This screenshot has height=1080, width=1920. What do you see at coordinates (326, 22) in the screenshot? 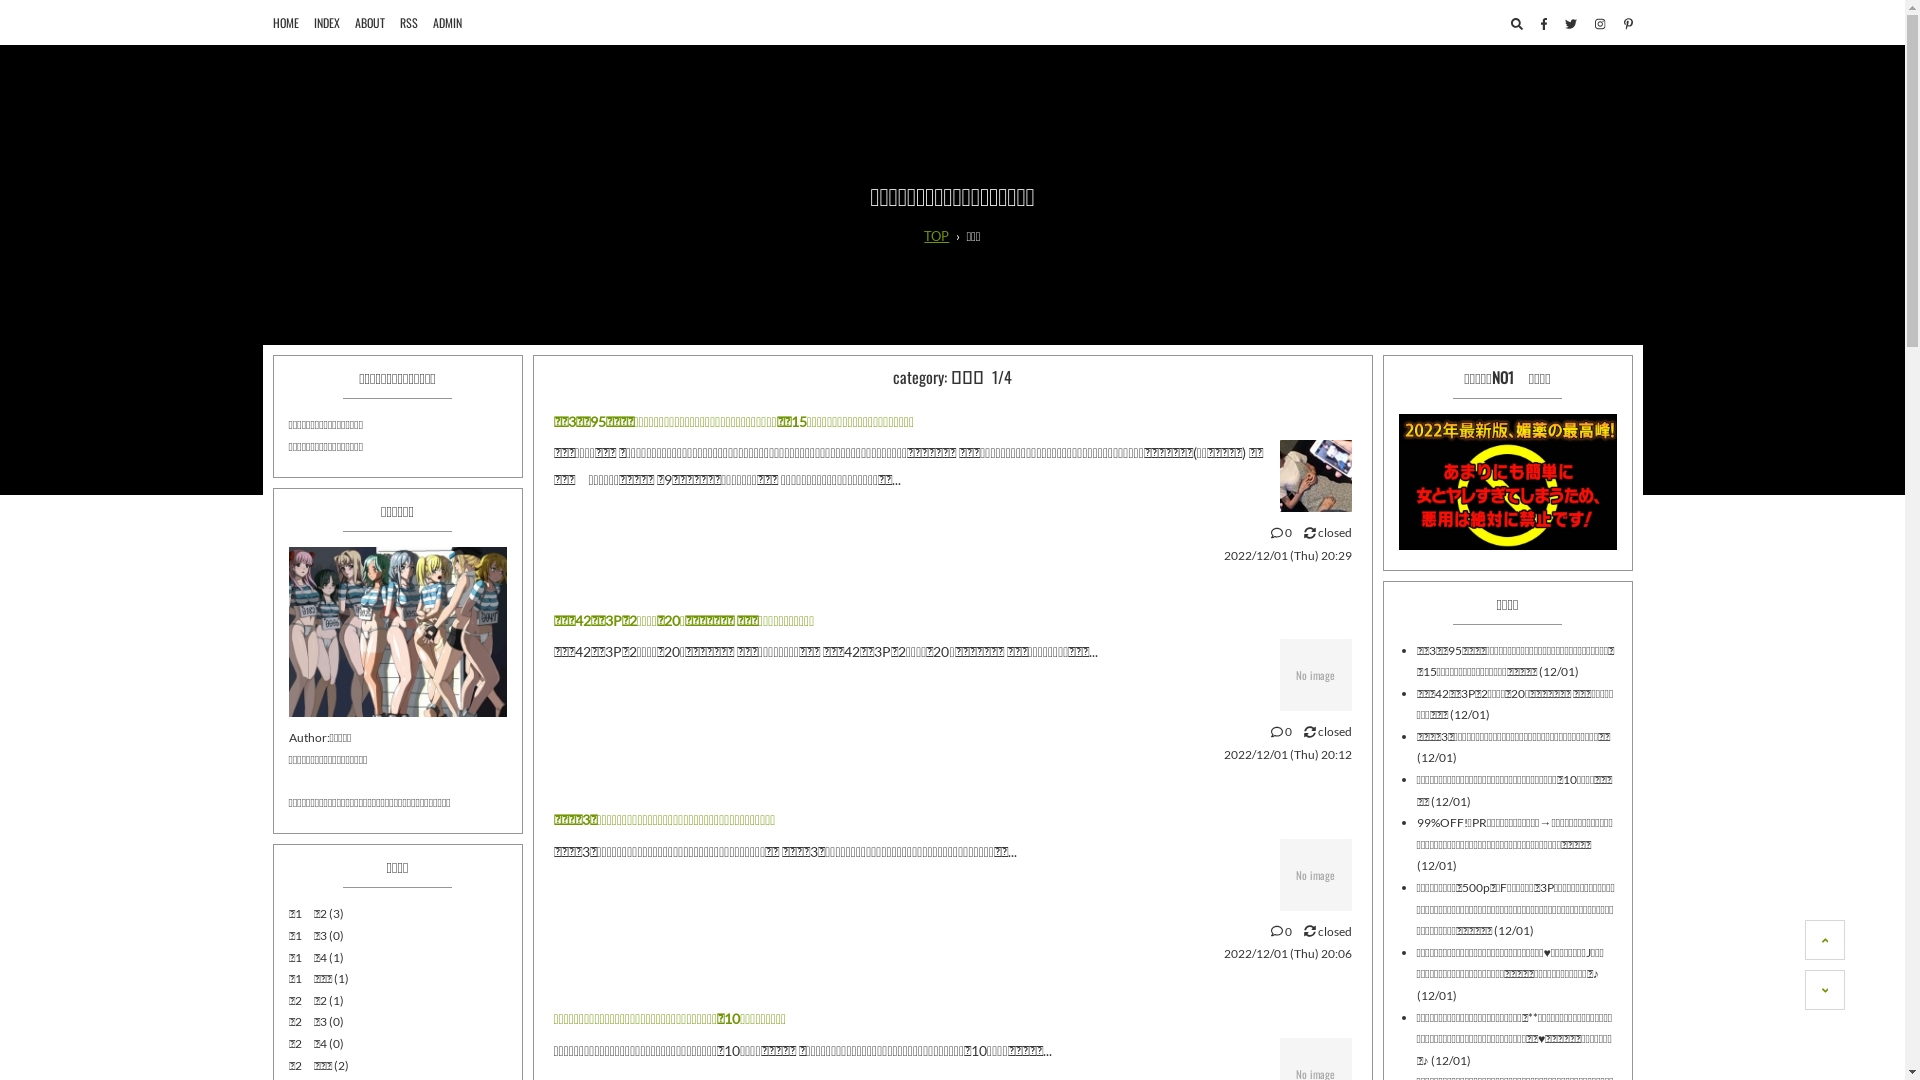
I see `'INDEX'` at bounding box center [326, 22].